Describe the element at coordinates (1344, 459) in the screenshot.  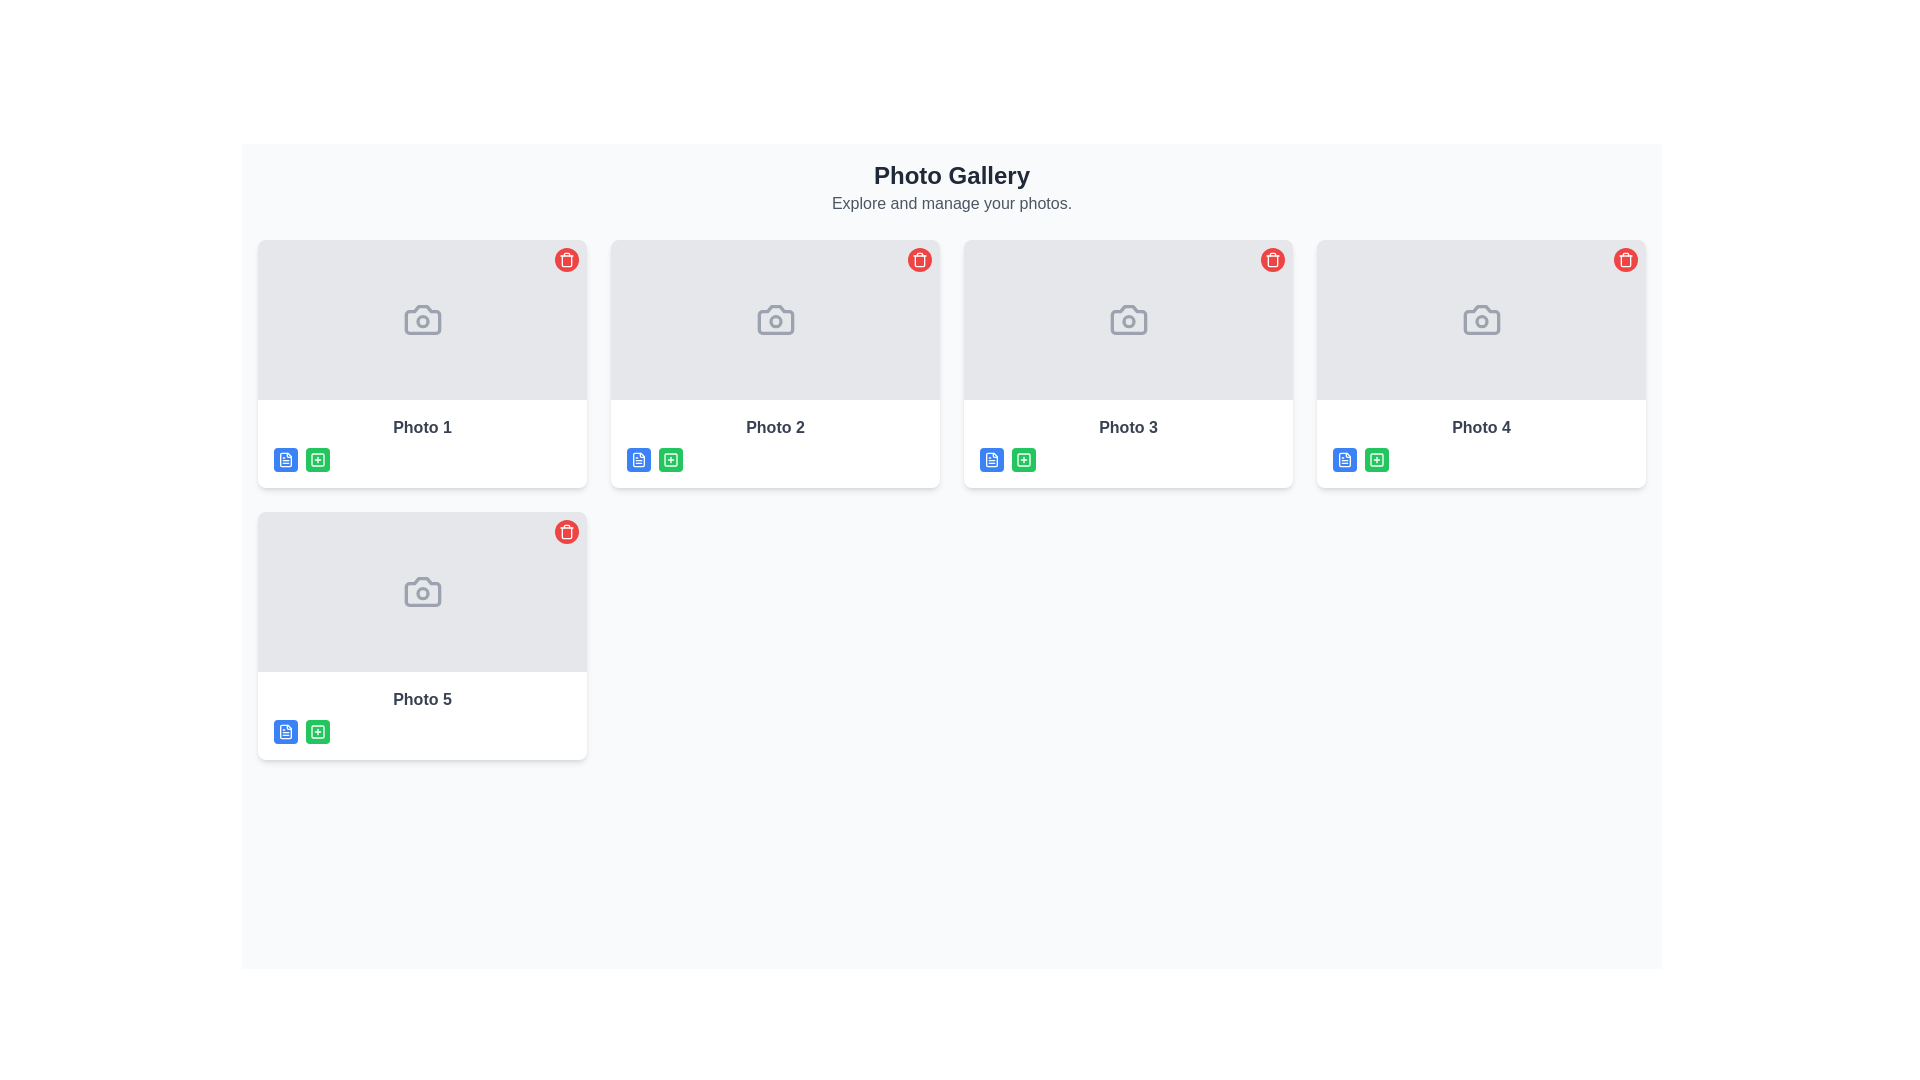
I see `the blue document icon located at the bottom left corner of the 'Photo 4' card` at that location.